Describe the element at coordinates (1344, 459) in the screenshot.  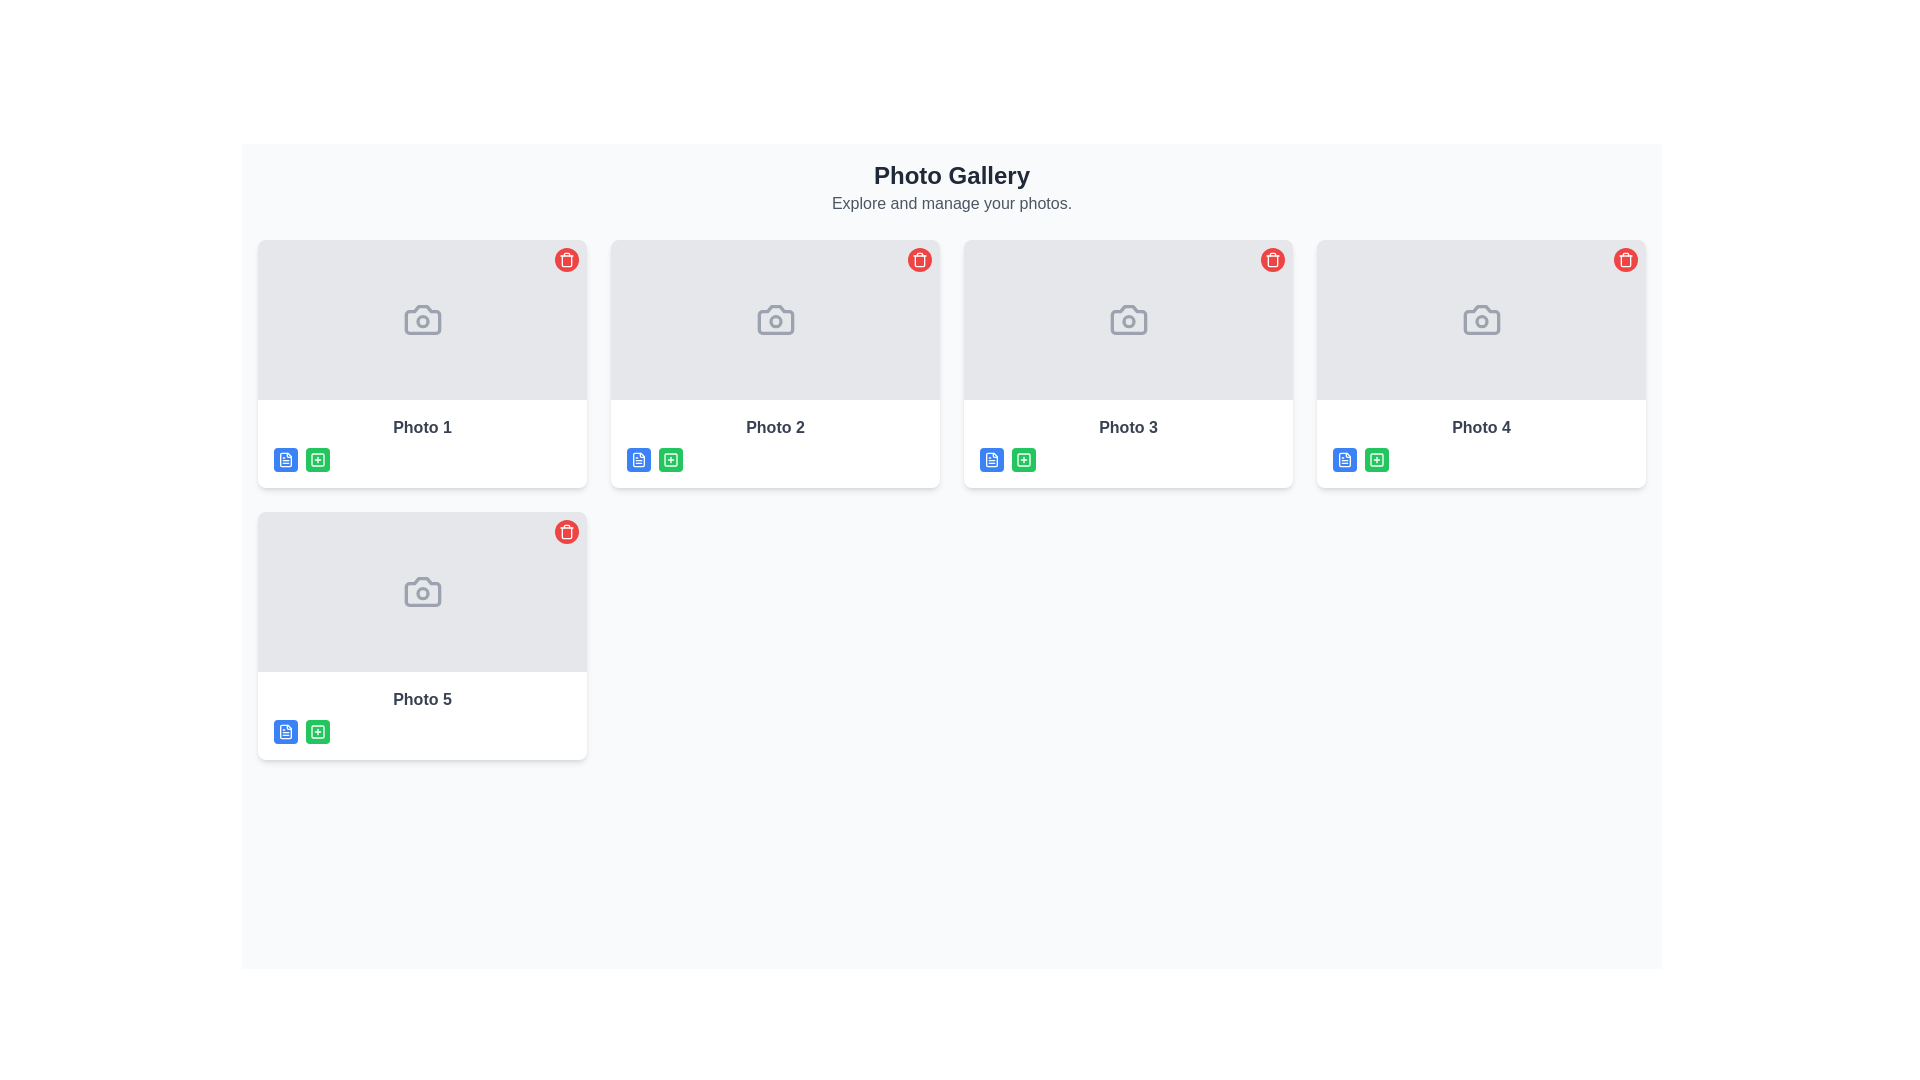
I see `the blue document icon located at the bottom left corner of the 'Photo 4' card` at that location.